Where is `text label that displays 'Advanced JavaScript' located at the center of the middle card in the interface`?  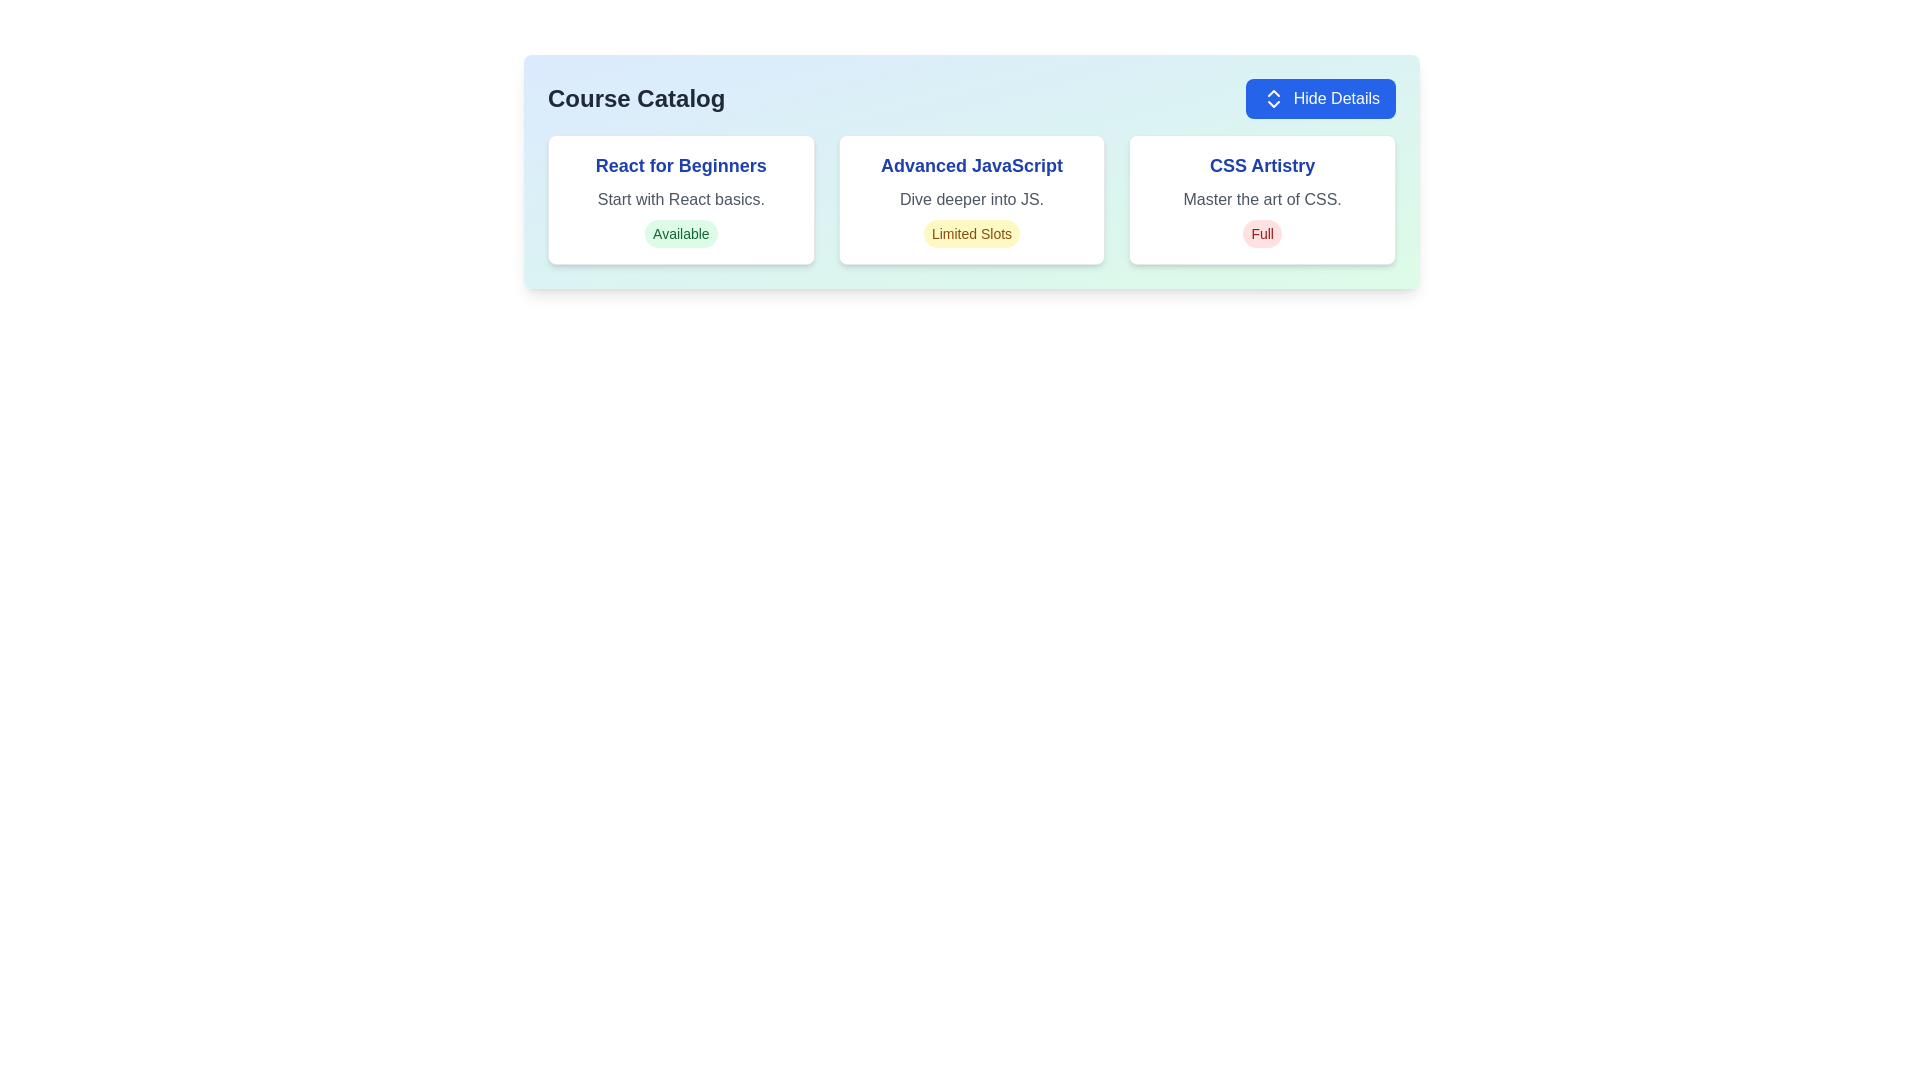 text label that displays 'Advanced JavaScript' located at the center of the middle card in the interface is located at coordinates (971, 164).